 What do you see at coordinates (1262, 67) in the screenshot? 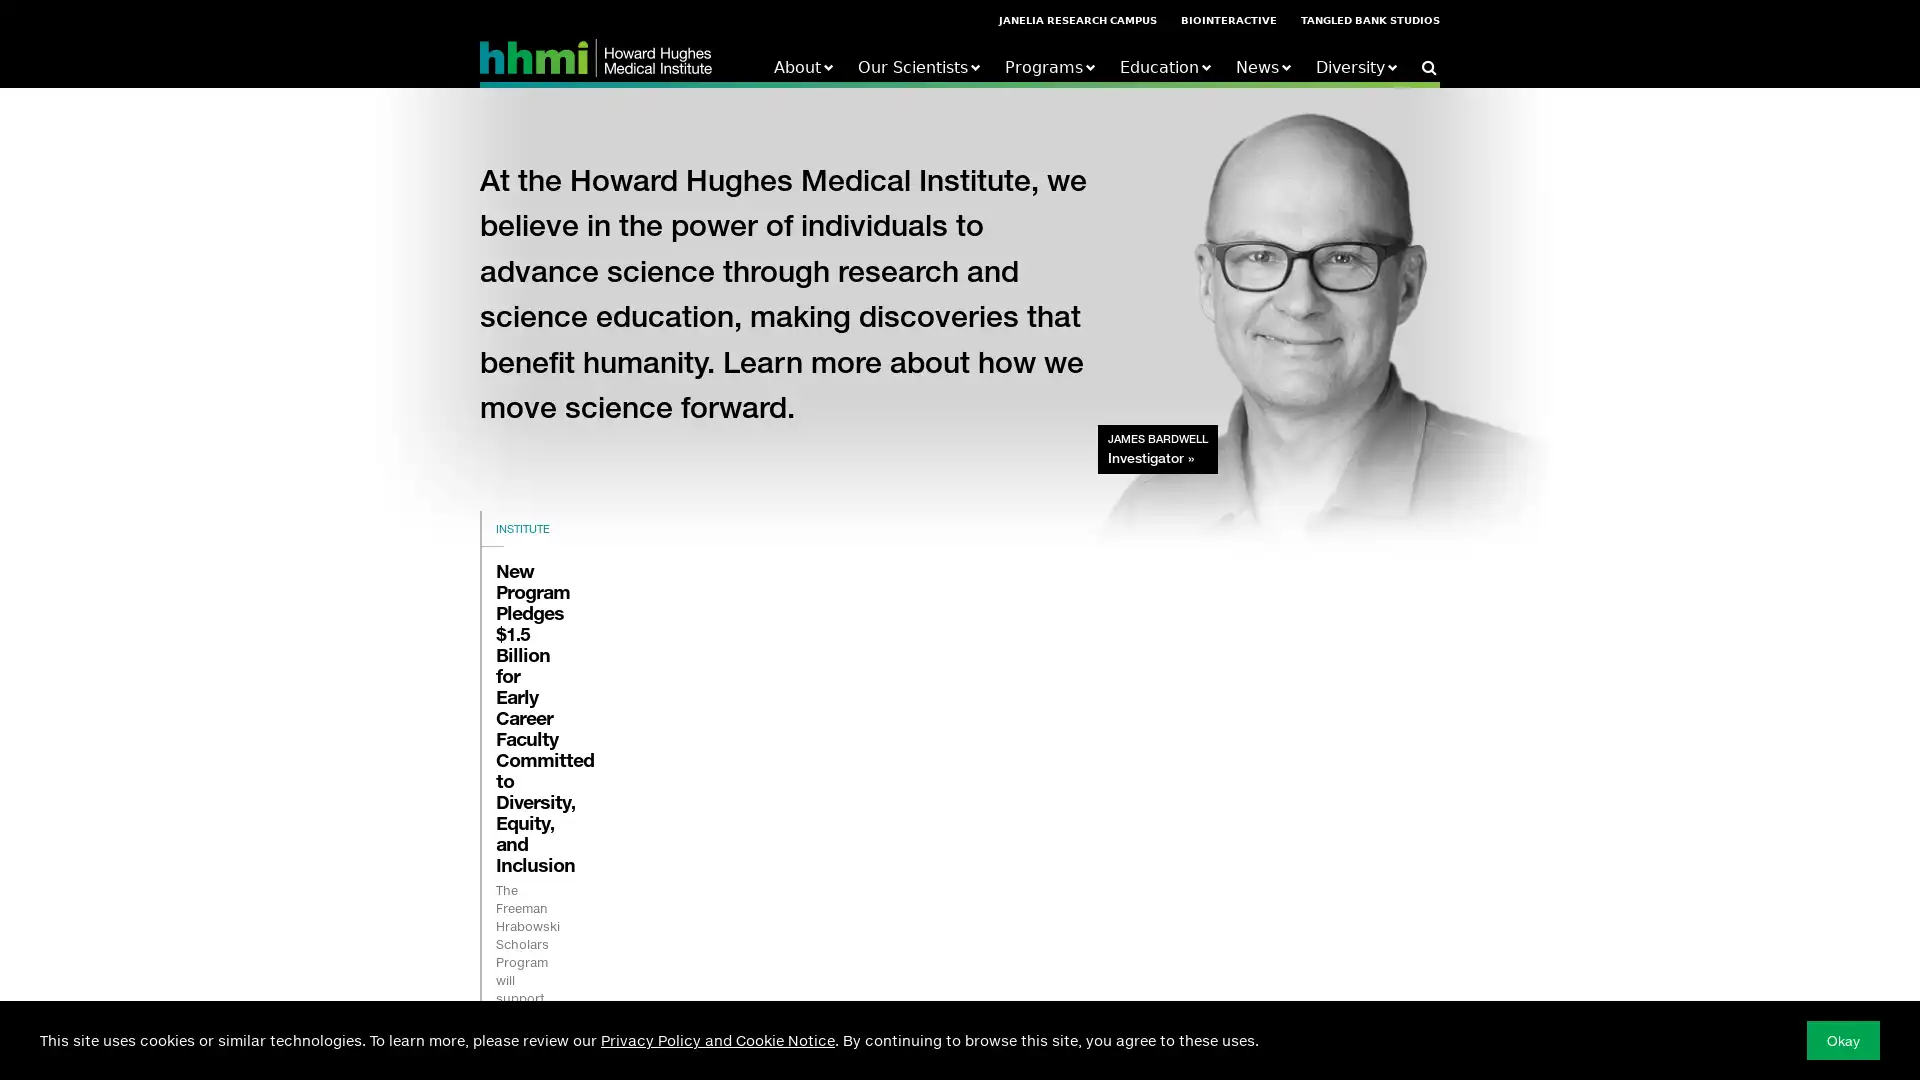
I see `News` at bounding box center [1262, 67].